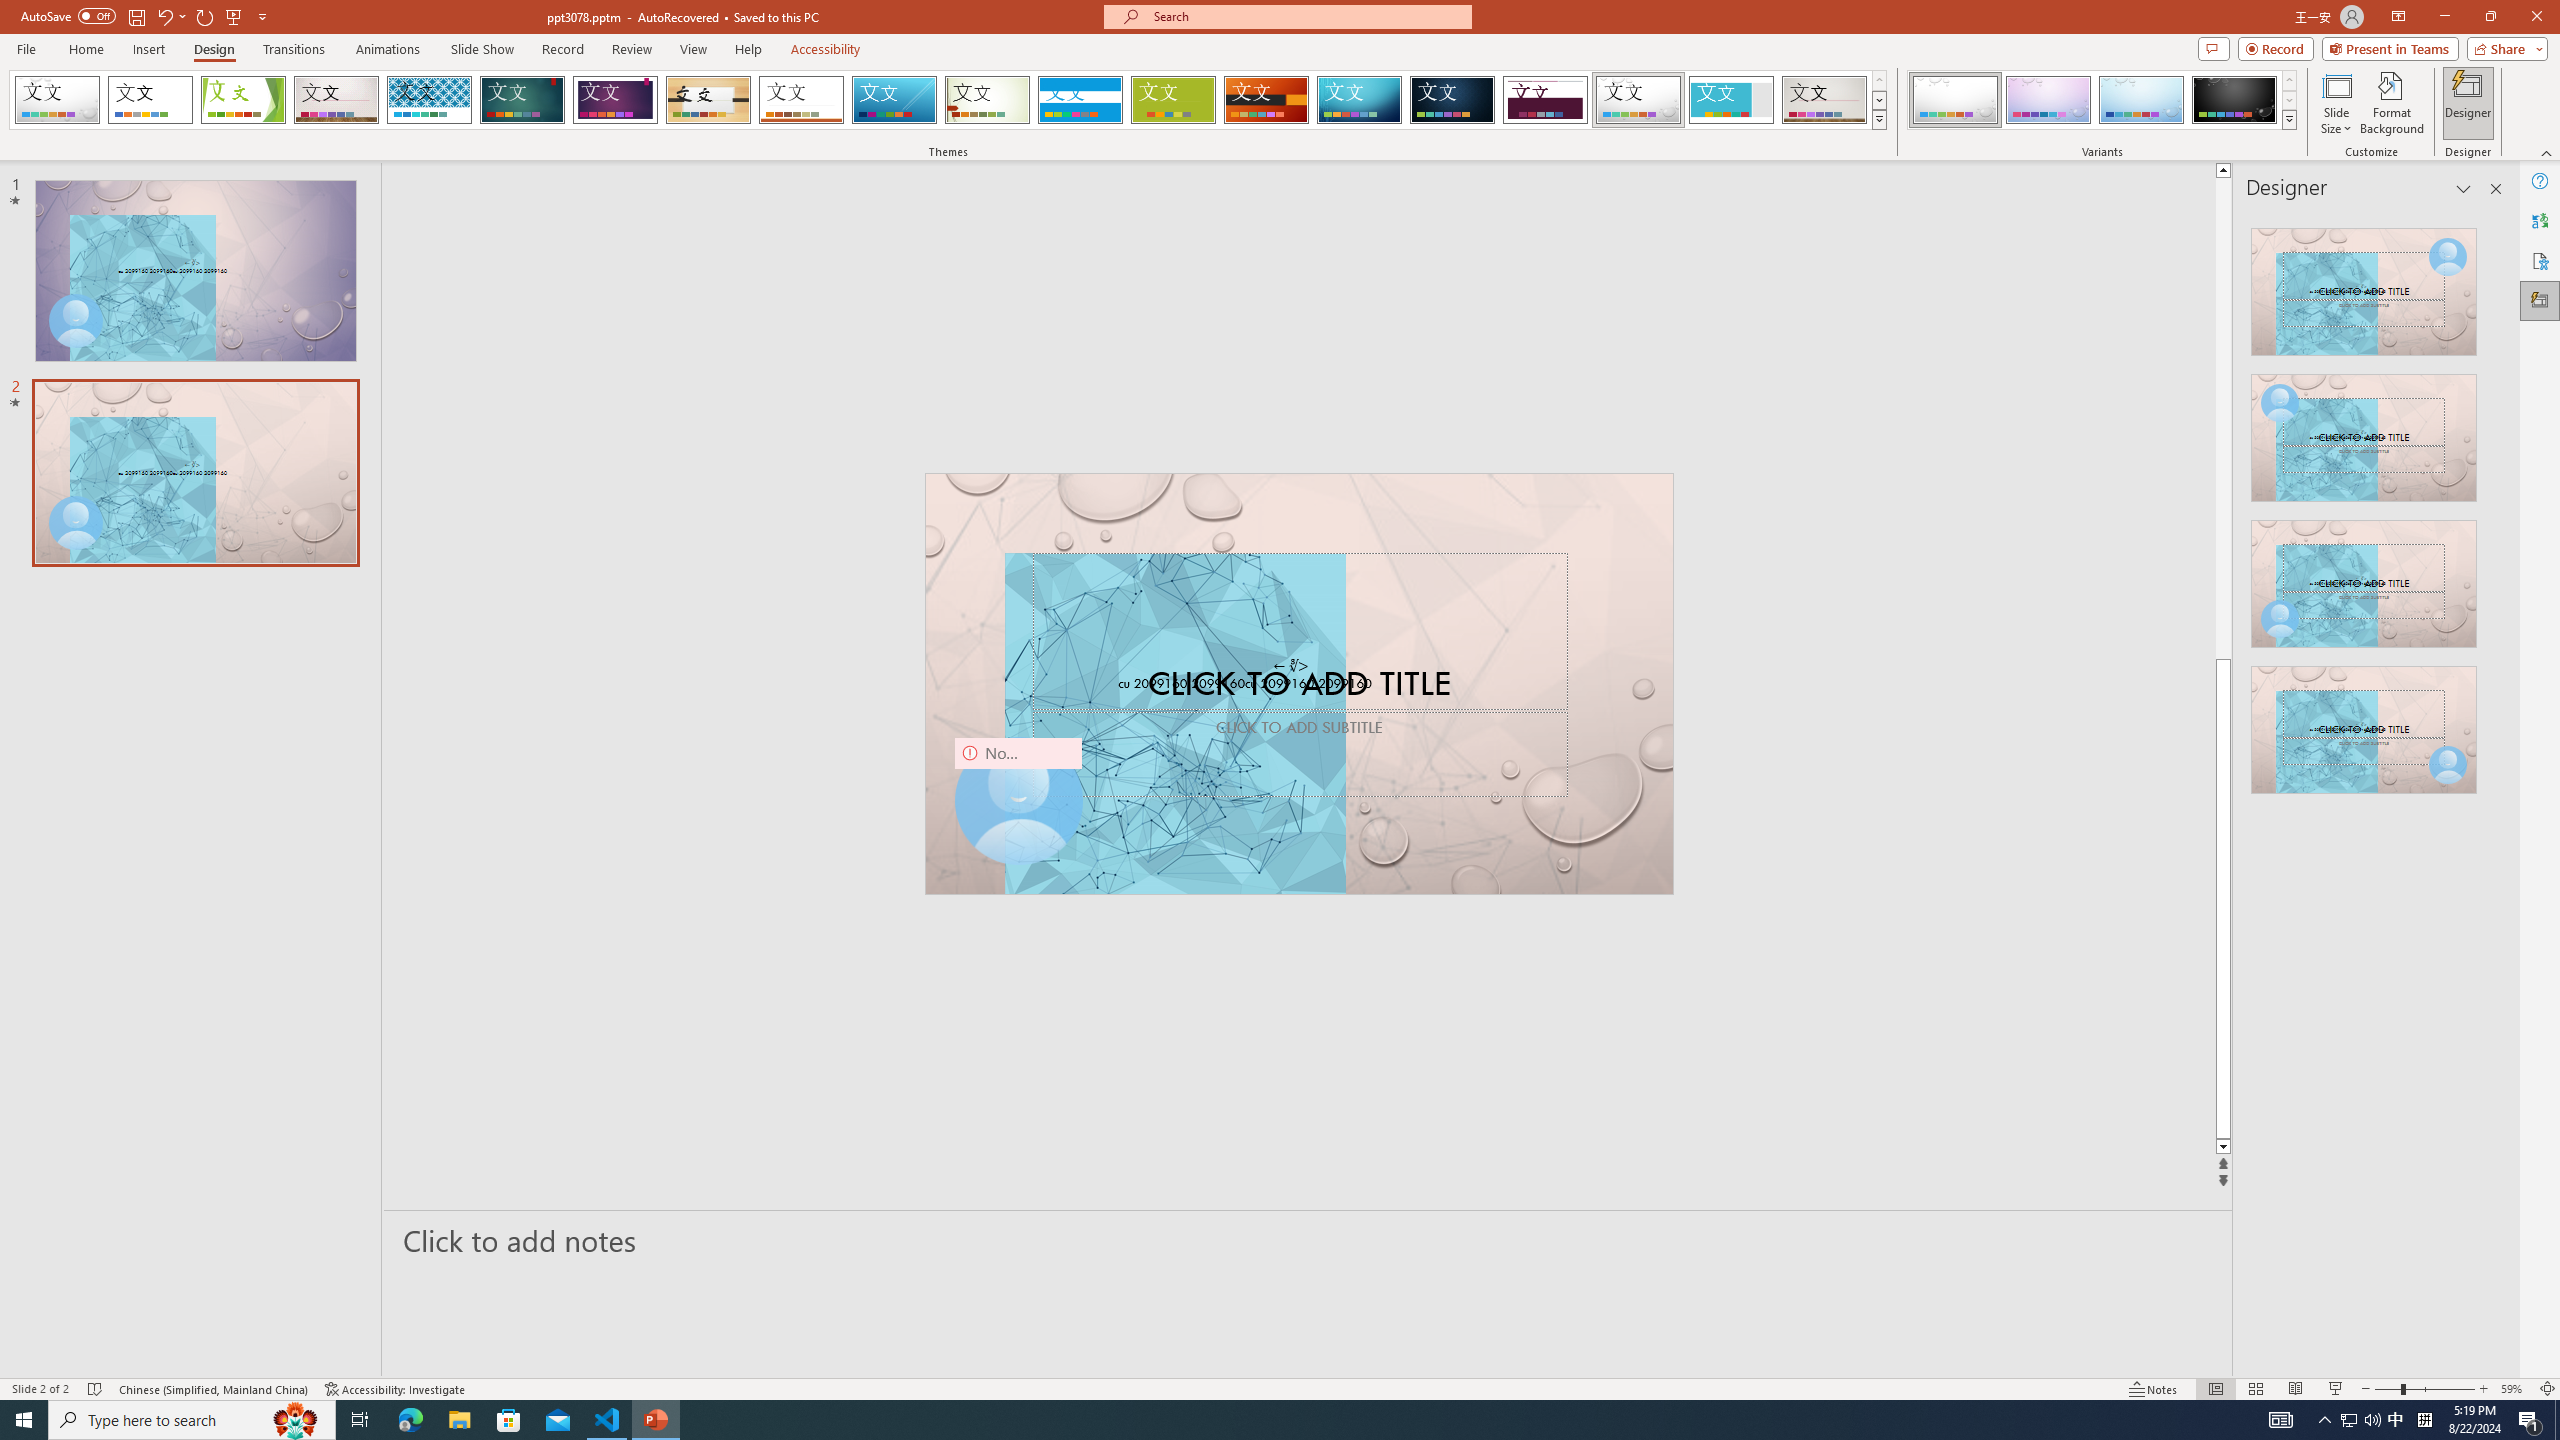  I want to click on 'Slide Size', so click(2336, 103).